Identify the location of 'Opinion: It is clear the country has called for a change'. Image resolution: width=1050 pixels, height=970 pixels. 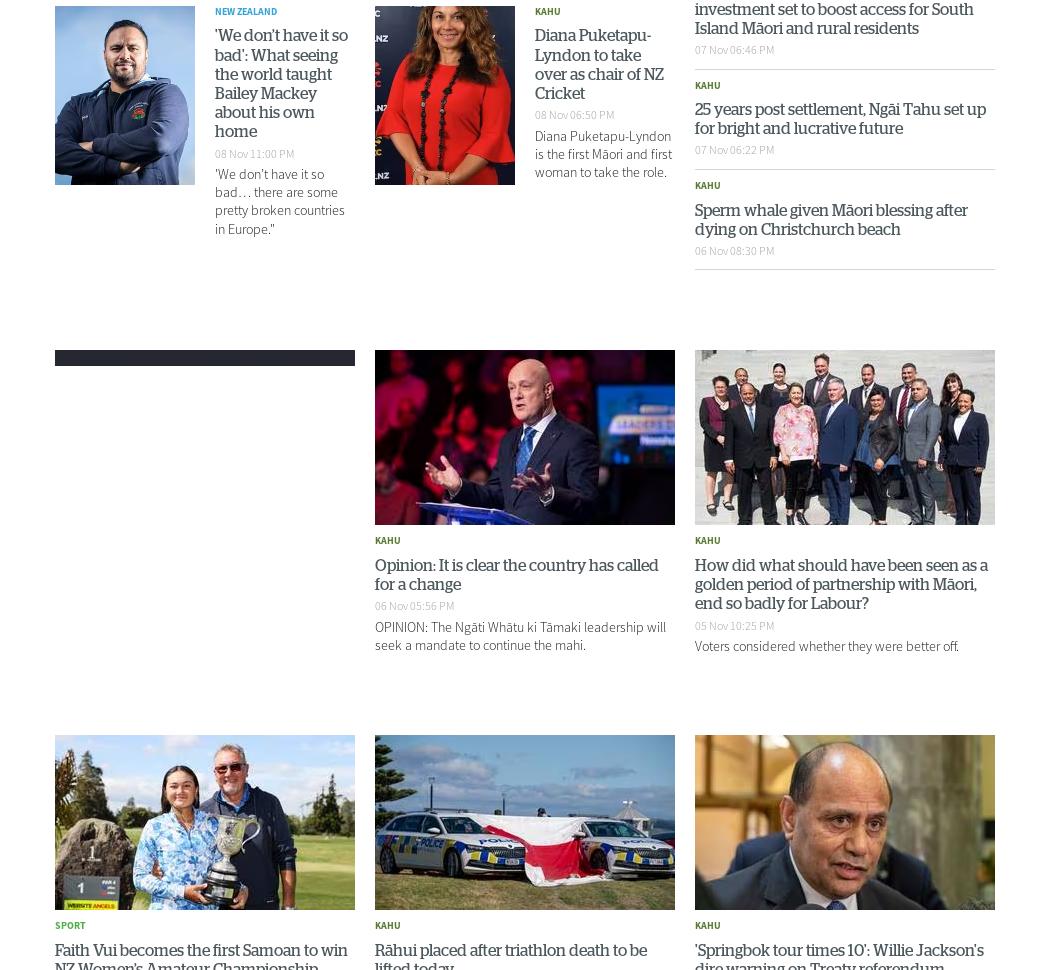
(516, 574).